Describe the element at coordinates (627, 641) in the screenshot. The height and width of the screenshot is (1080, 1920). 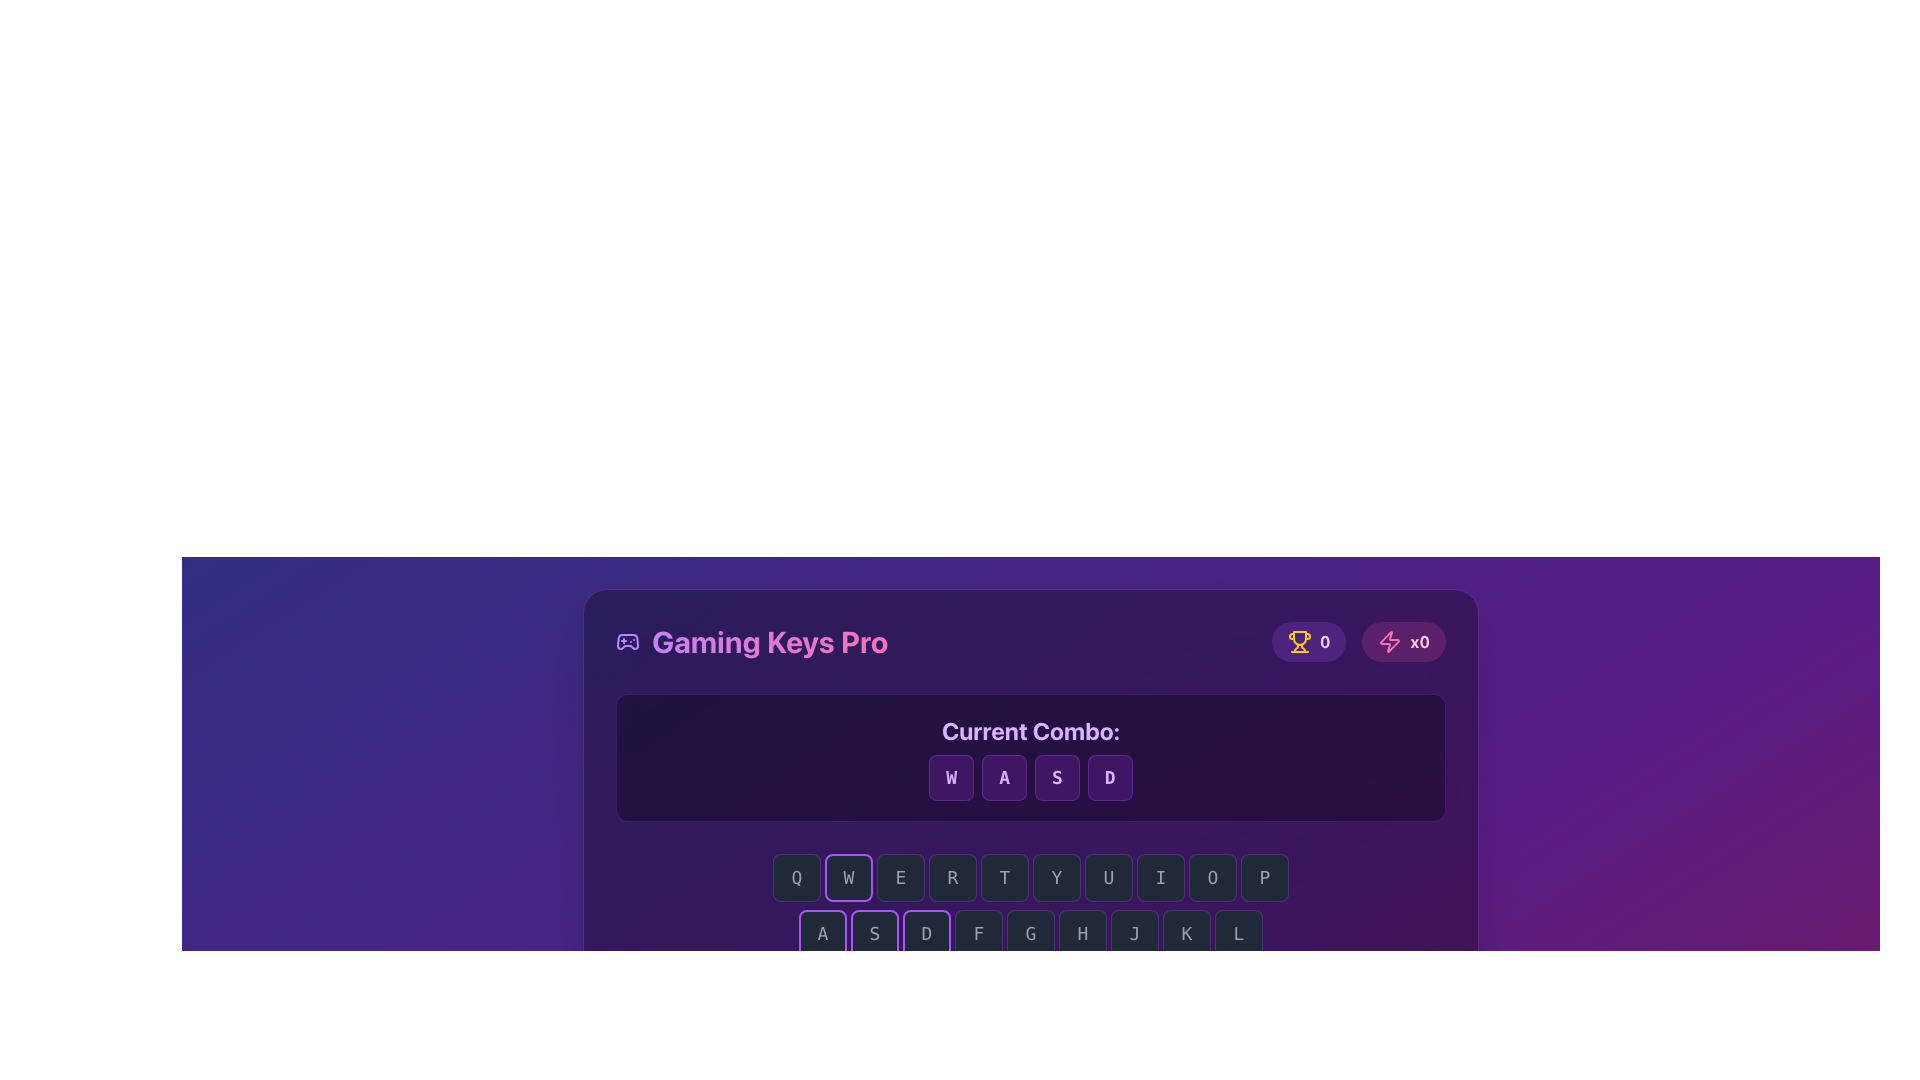
I see `the gamepad icon, which is a central graphical element in the icon group located near the top-right corner of the interface next to the 'Gaming Keys Pro' section header` at that location.